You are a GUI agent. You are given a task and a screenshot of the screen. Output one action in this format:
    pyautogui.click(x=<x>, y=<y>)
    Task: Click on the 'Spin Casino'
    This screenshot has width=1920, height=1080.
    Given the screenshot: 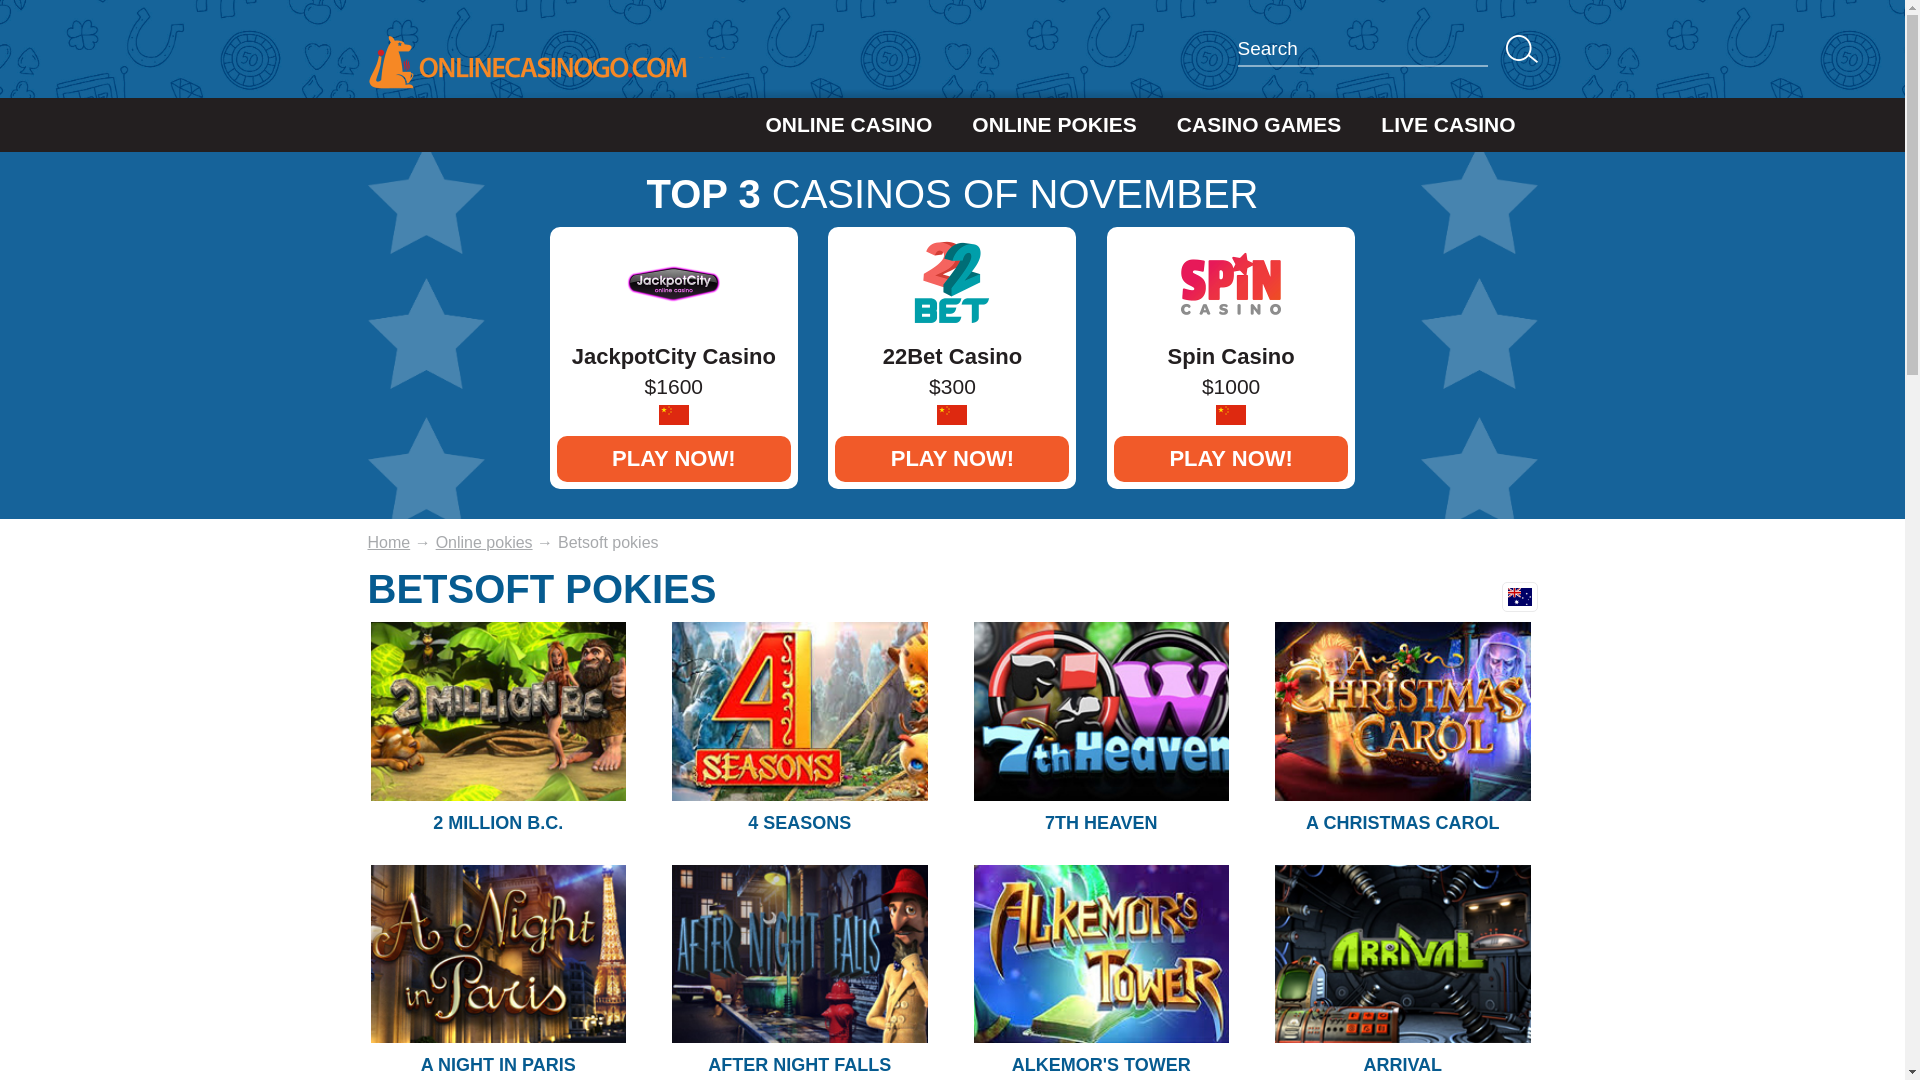 What is the action you would take?
    pyautogui.click(x=1229, y=301)
    